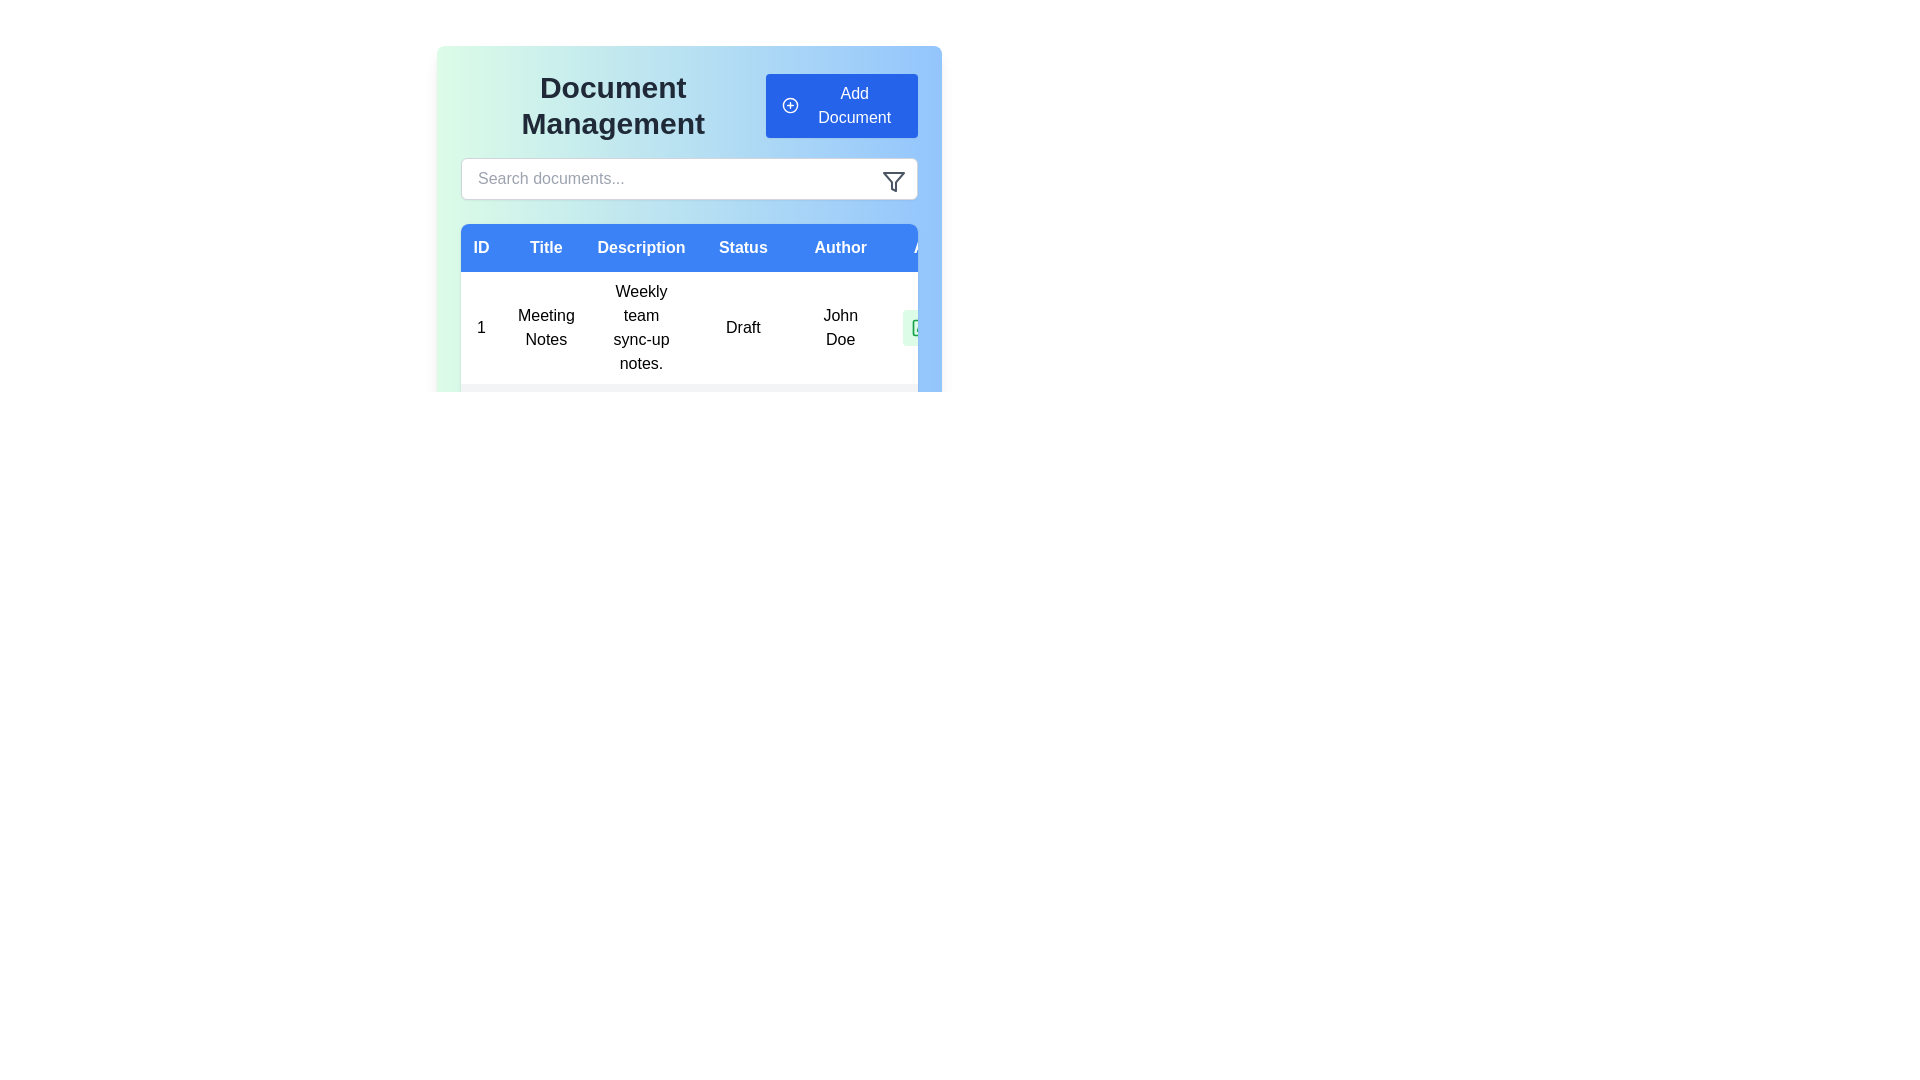 The width and height of the screenshot is (1920, 1080). What do you see at coordinates (789, 105) in the screenshot?
I see `the plus icon inside the 'Add Document' button located in the upper-right corner of the interface` at bounding box center [789, 105].